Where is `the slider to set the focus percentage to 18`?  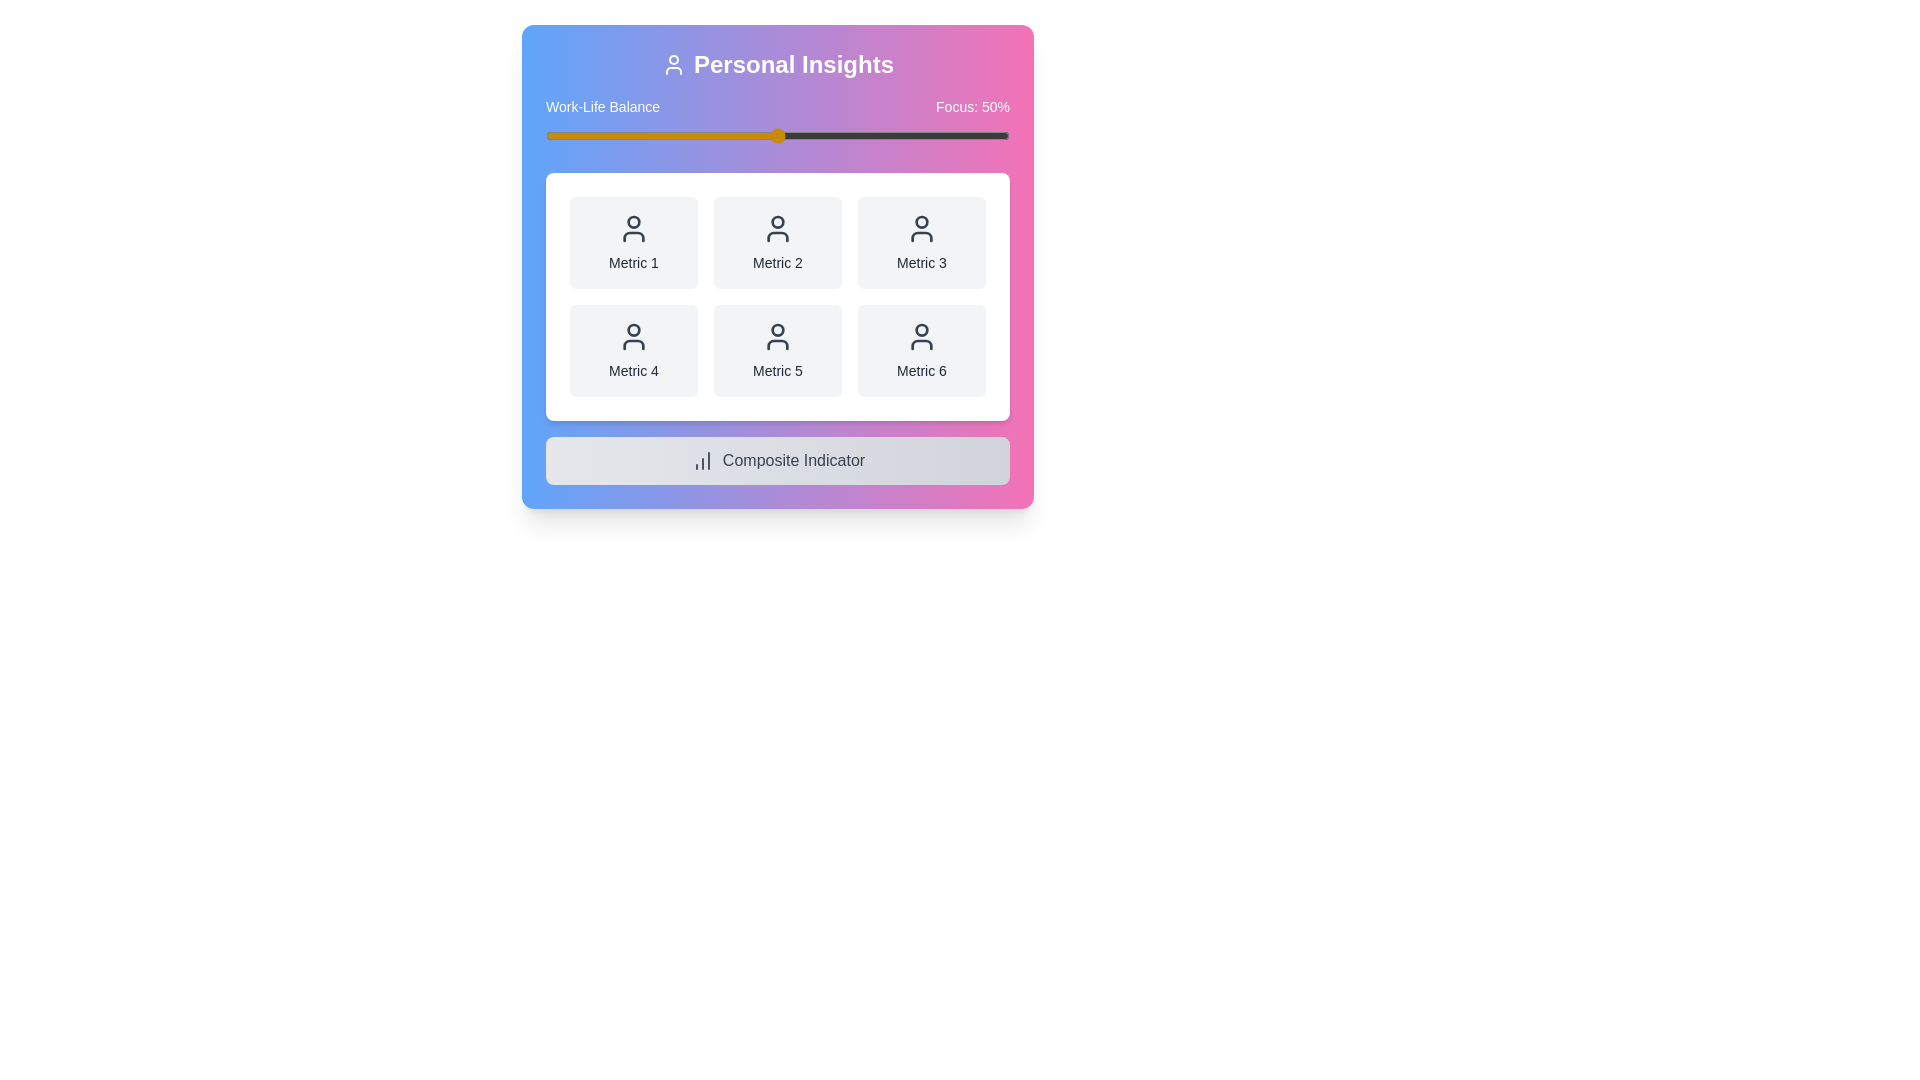 the slider to set the focus percentage to 18 is located at coordinates (628, 135).